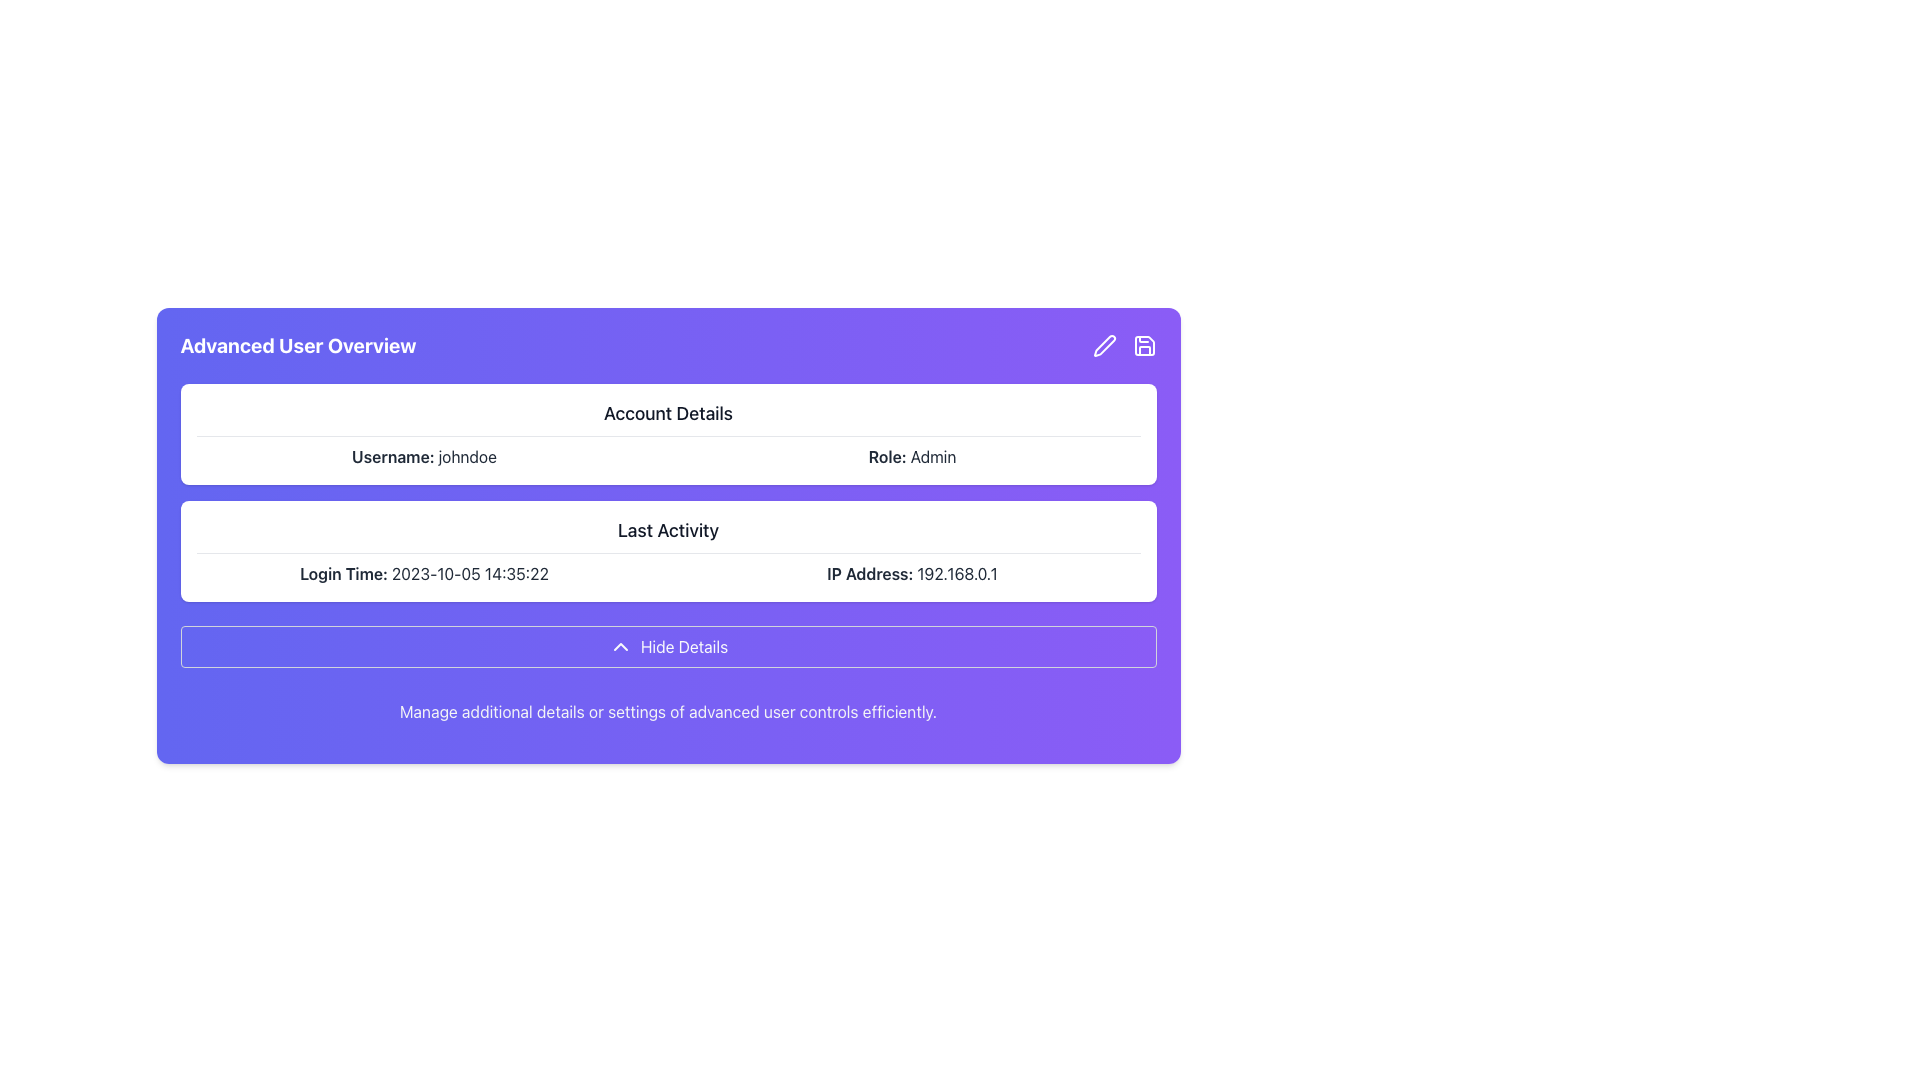  I want to click on displayed role information from the Label showing 'Role: Admin' in the 'Account Details' section, which is styled with a gray font color and bolded 'Role:' text, so click(911, 456).